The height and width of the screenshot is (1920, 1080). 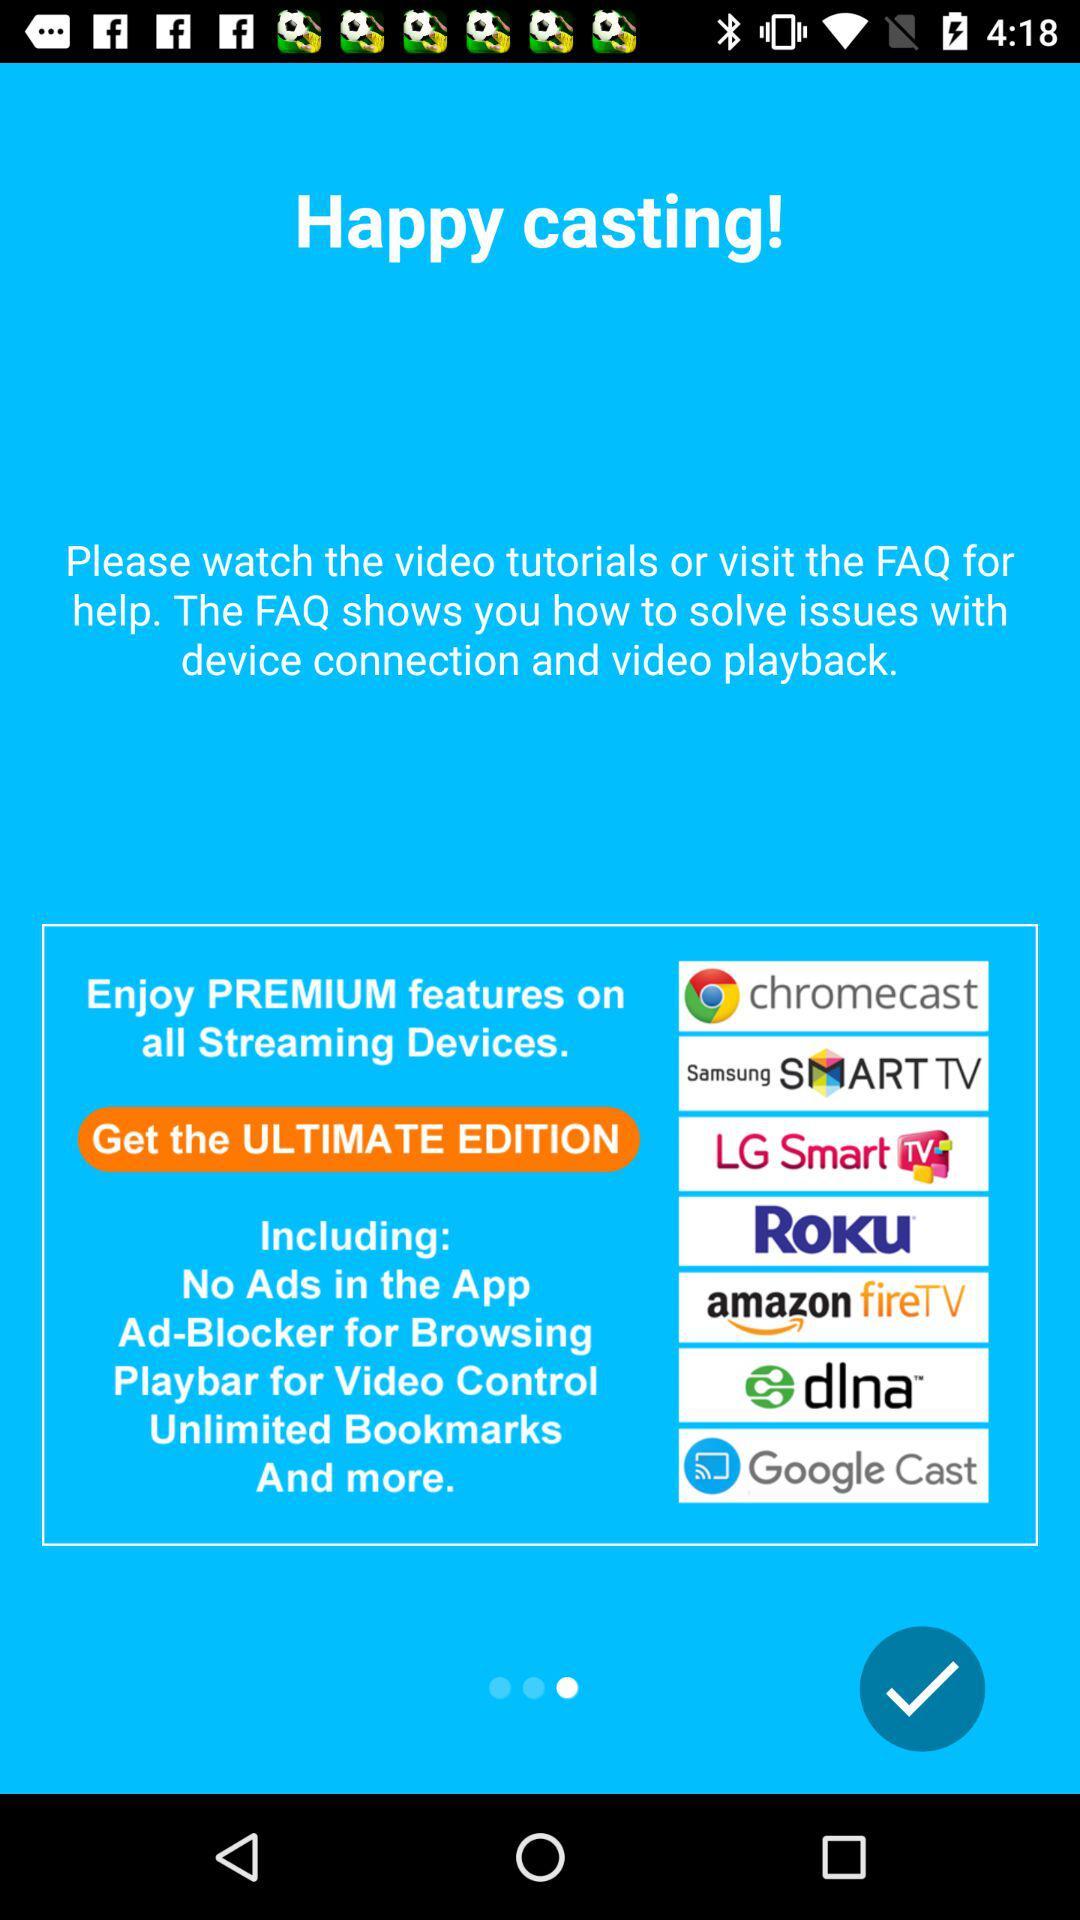 I want to click on submit, so click(x=922, y=1688).